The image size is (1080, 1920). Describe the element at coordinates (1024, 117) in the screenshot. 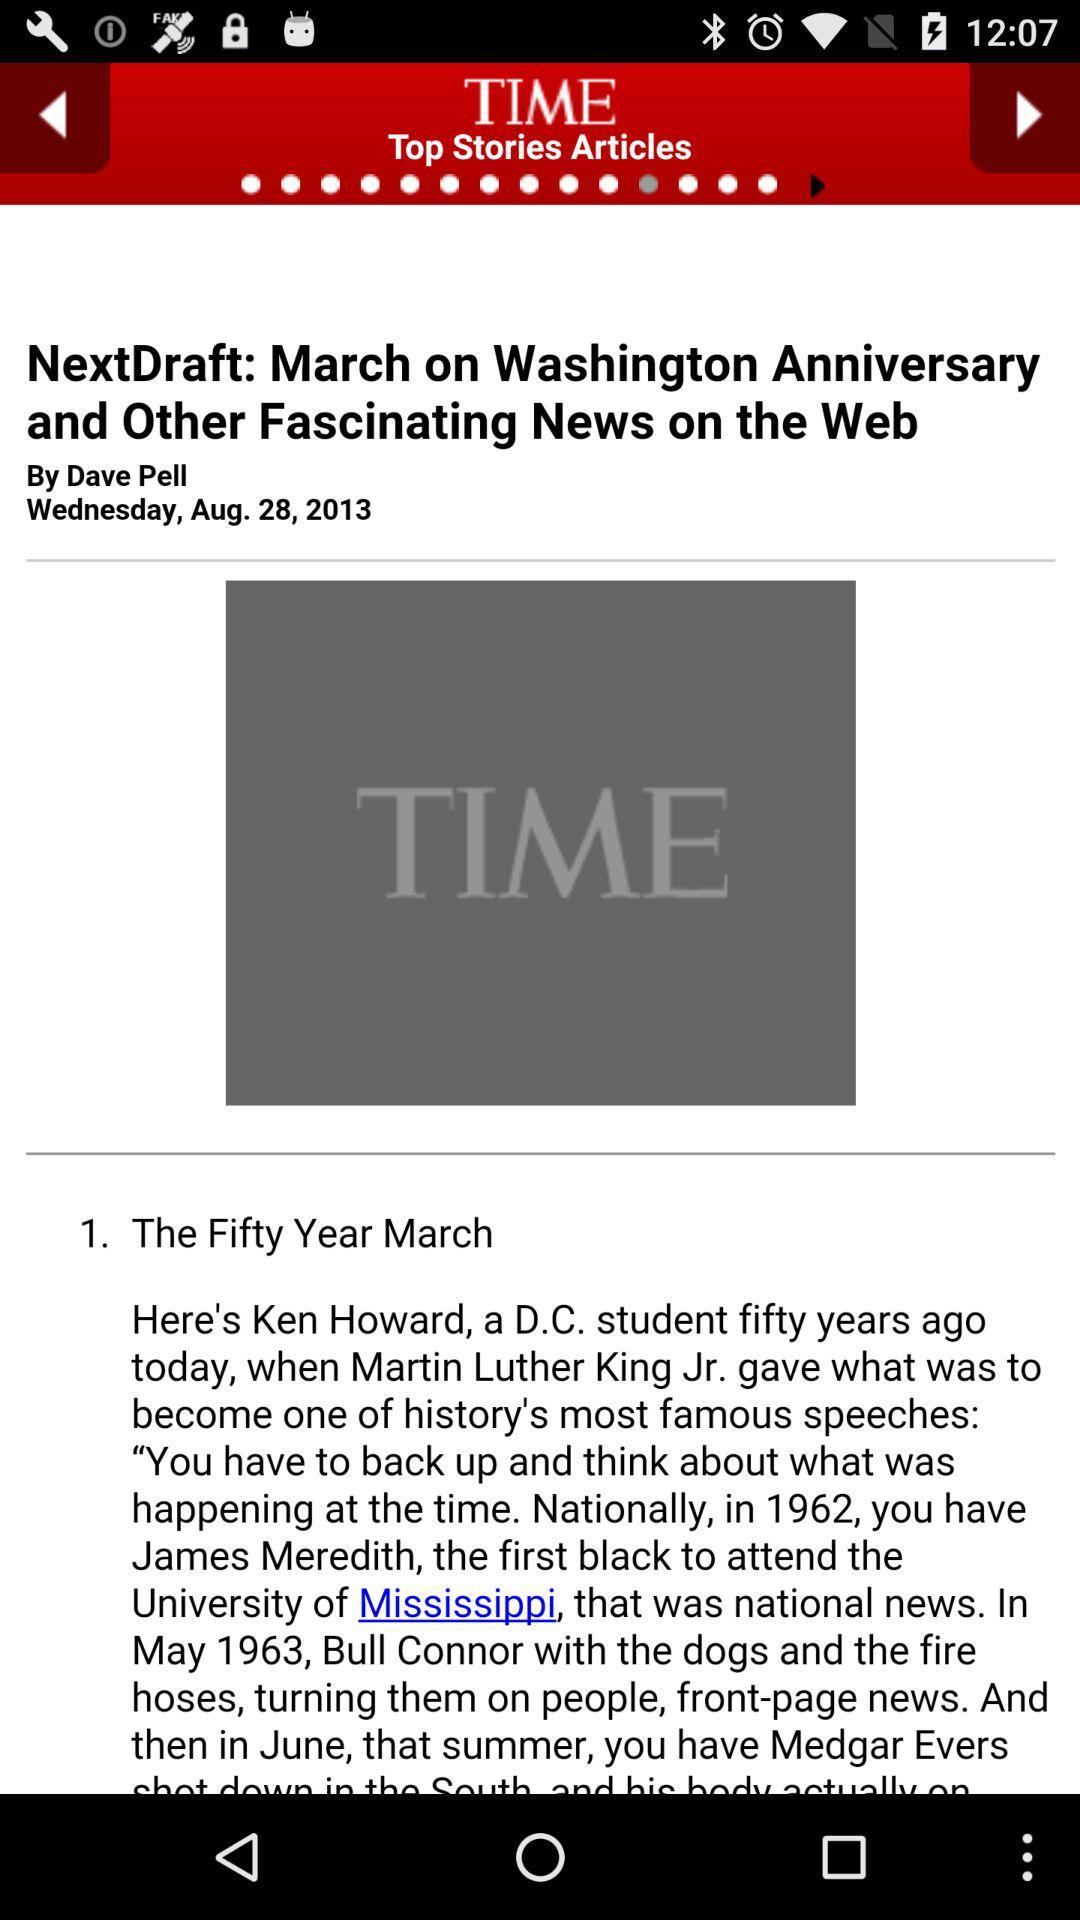

I see `autoplay option` at that location.